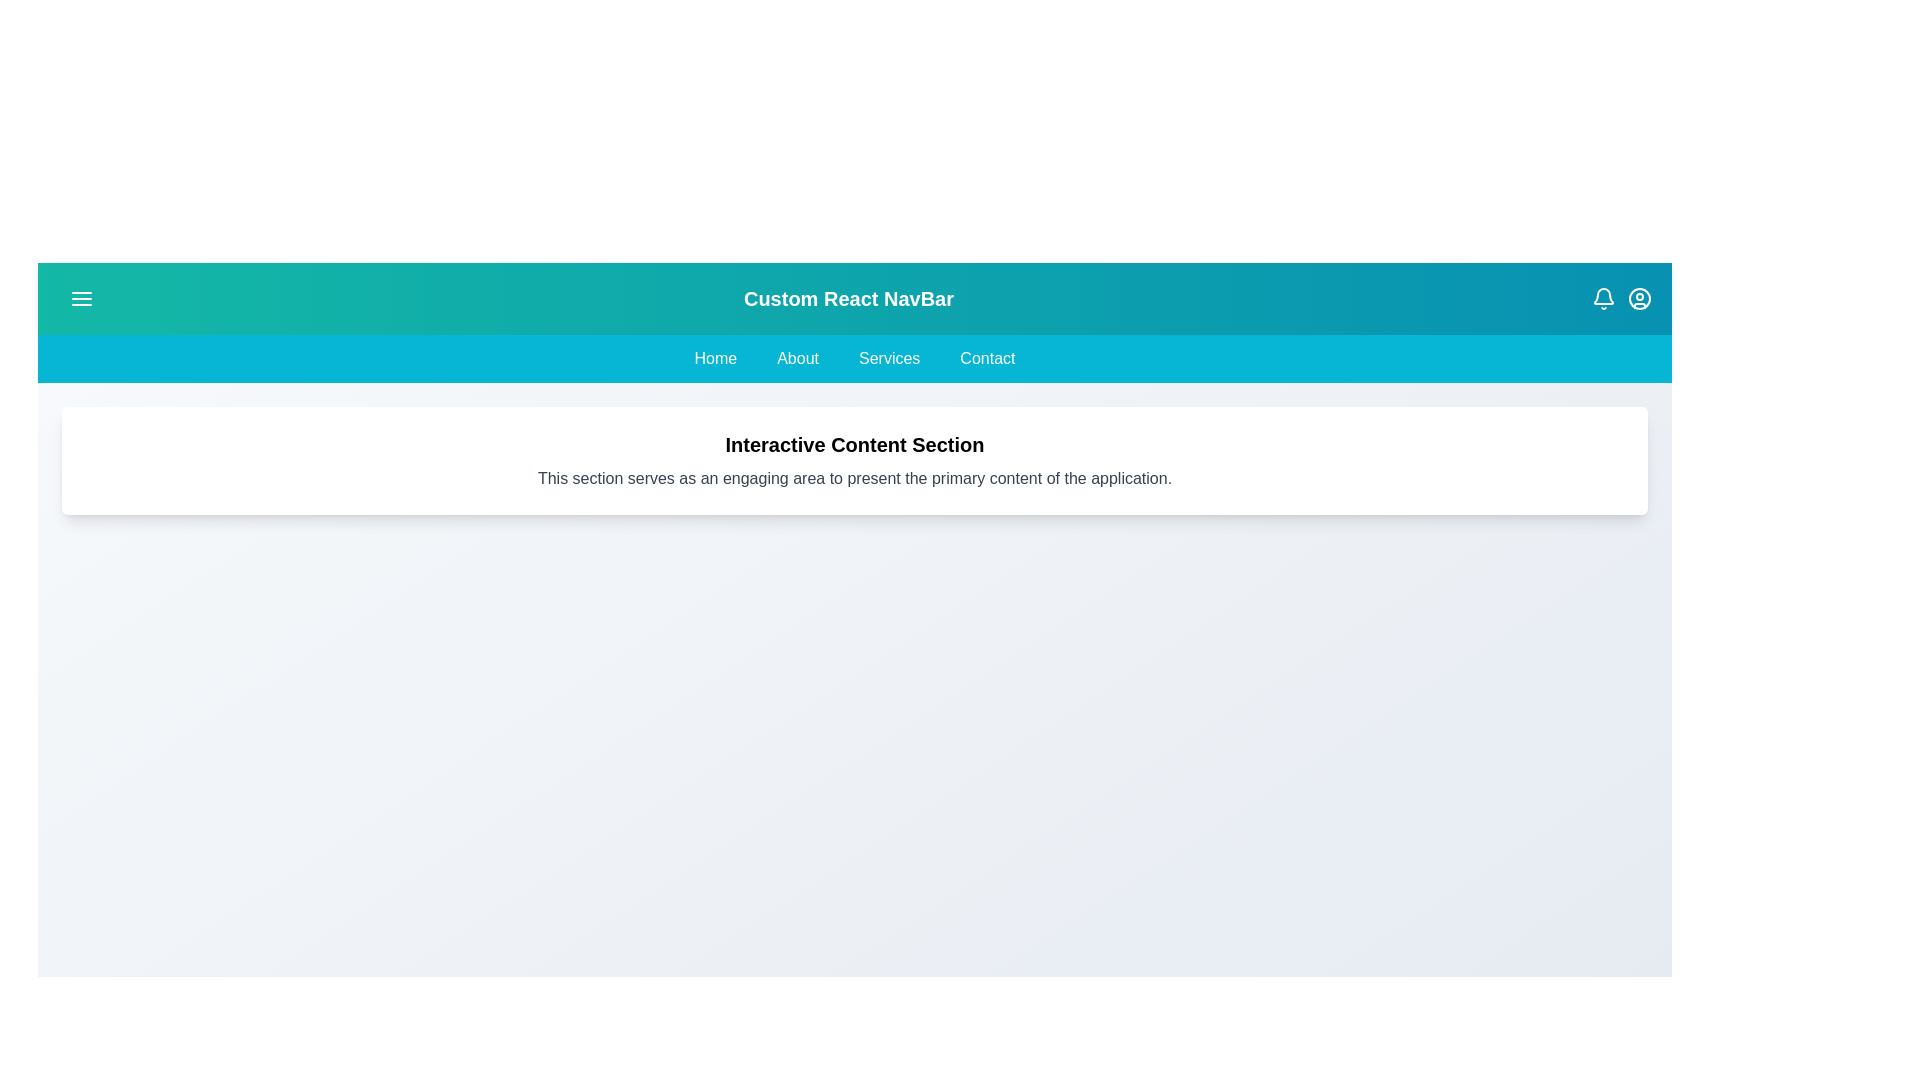 The image size is (1920, 1080). What do you see at coordinates (1603, 299) in the screenshot?
I see `the 'Bell' icon to view notifications` at bounding box center [1603, 299].